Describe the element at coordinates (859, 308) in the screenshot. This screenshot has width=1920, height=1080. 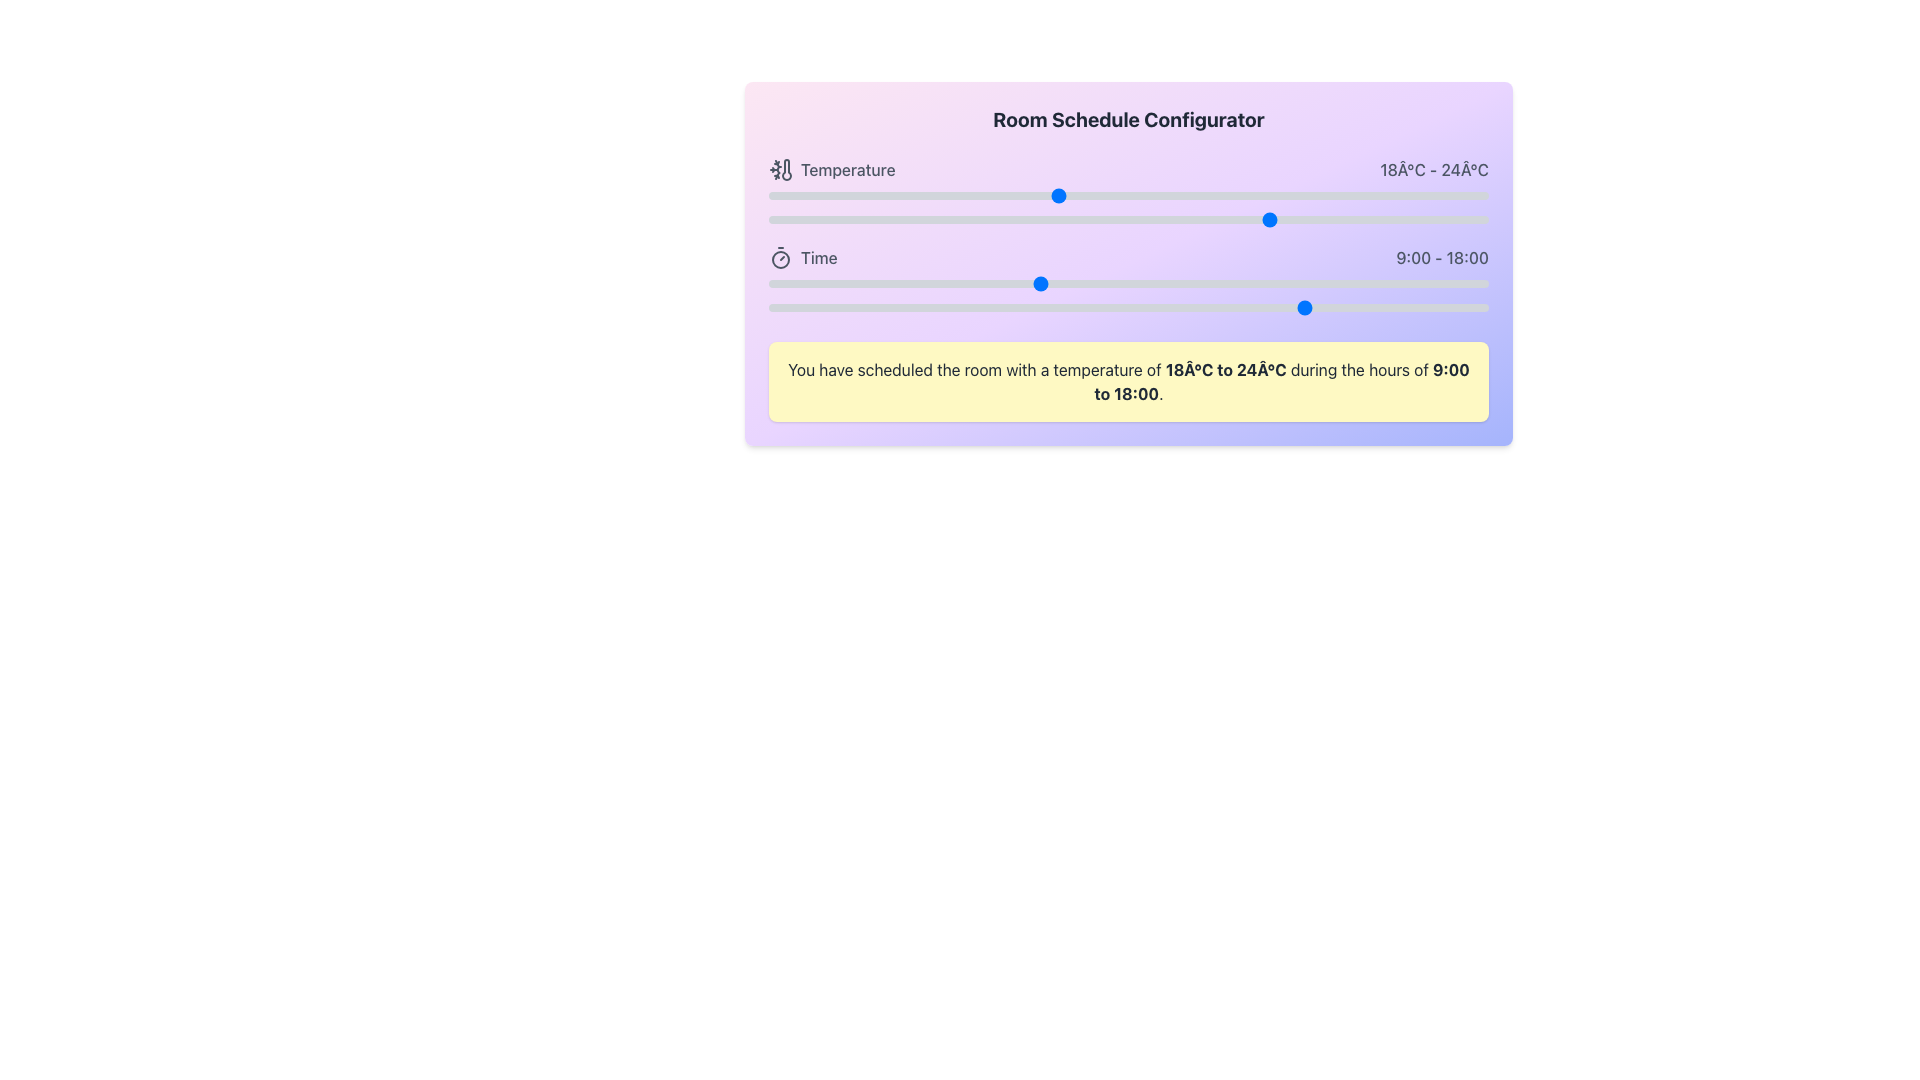
I see `the time` at that location.